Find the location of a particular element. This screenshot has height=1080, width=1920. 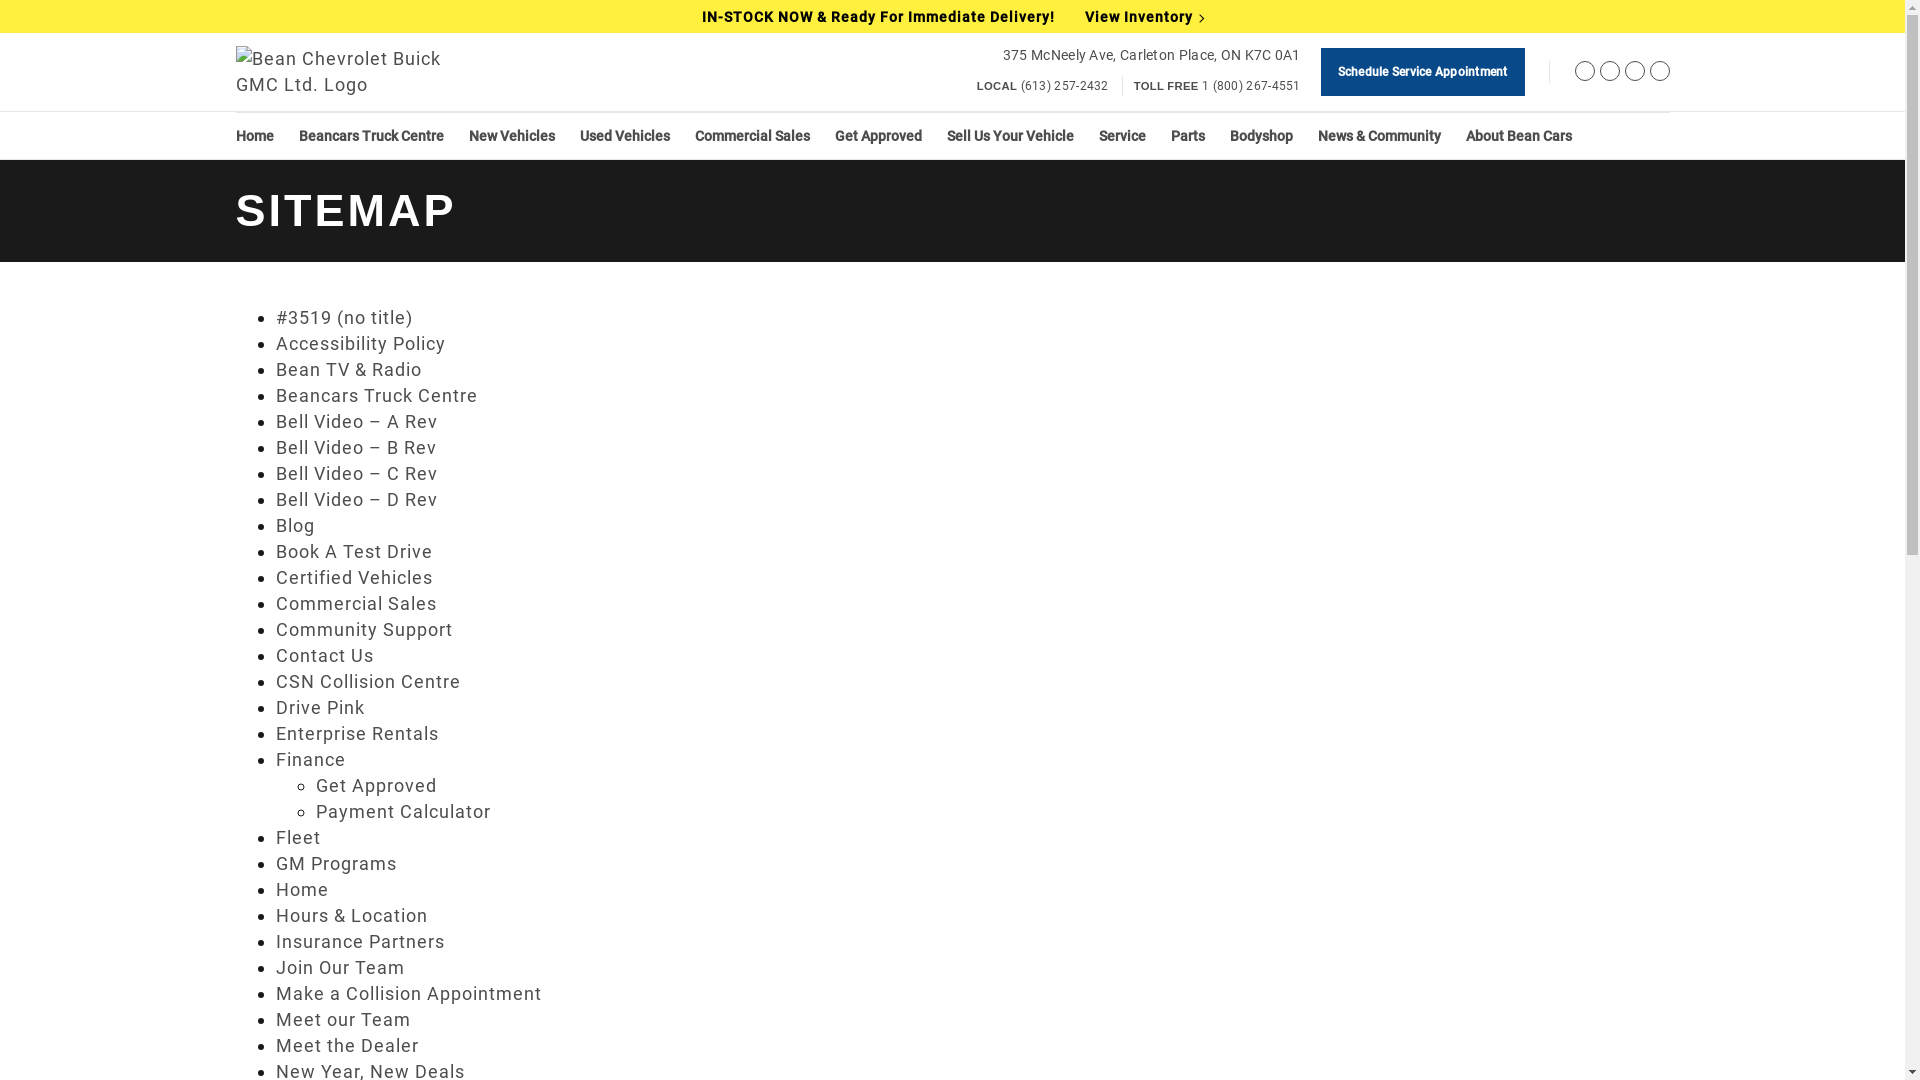

'Get Approved' is located at coordinates (315, 784).